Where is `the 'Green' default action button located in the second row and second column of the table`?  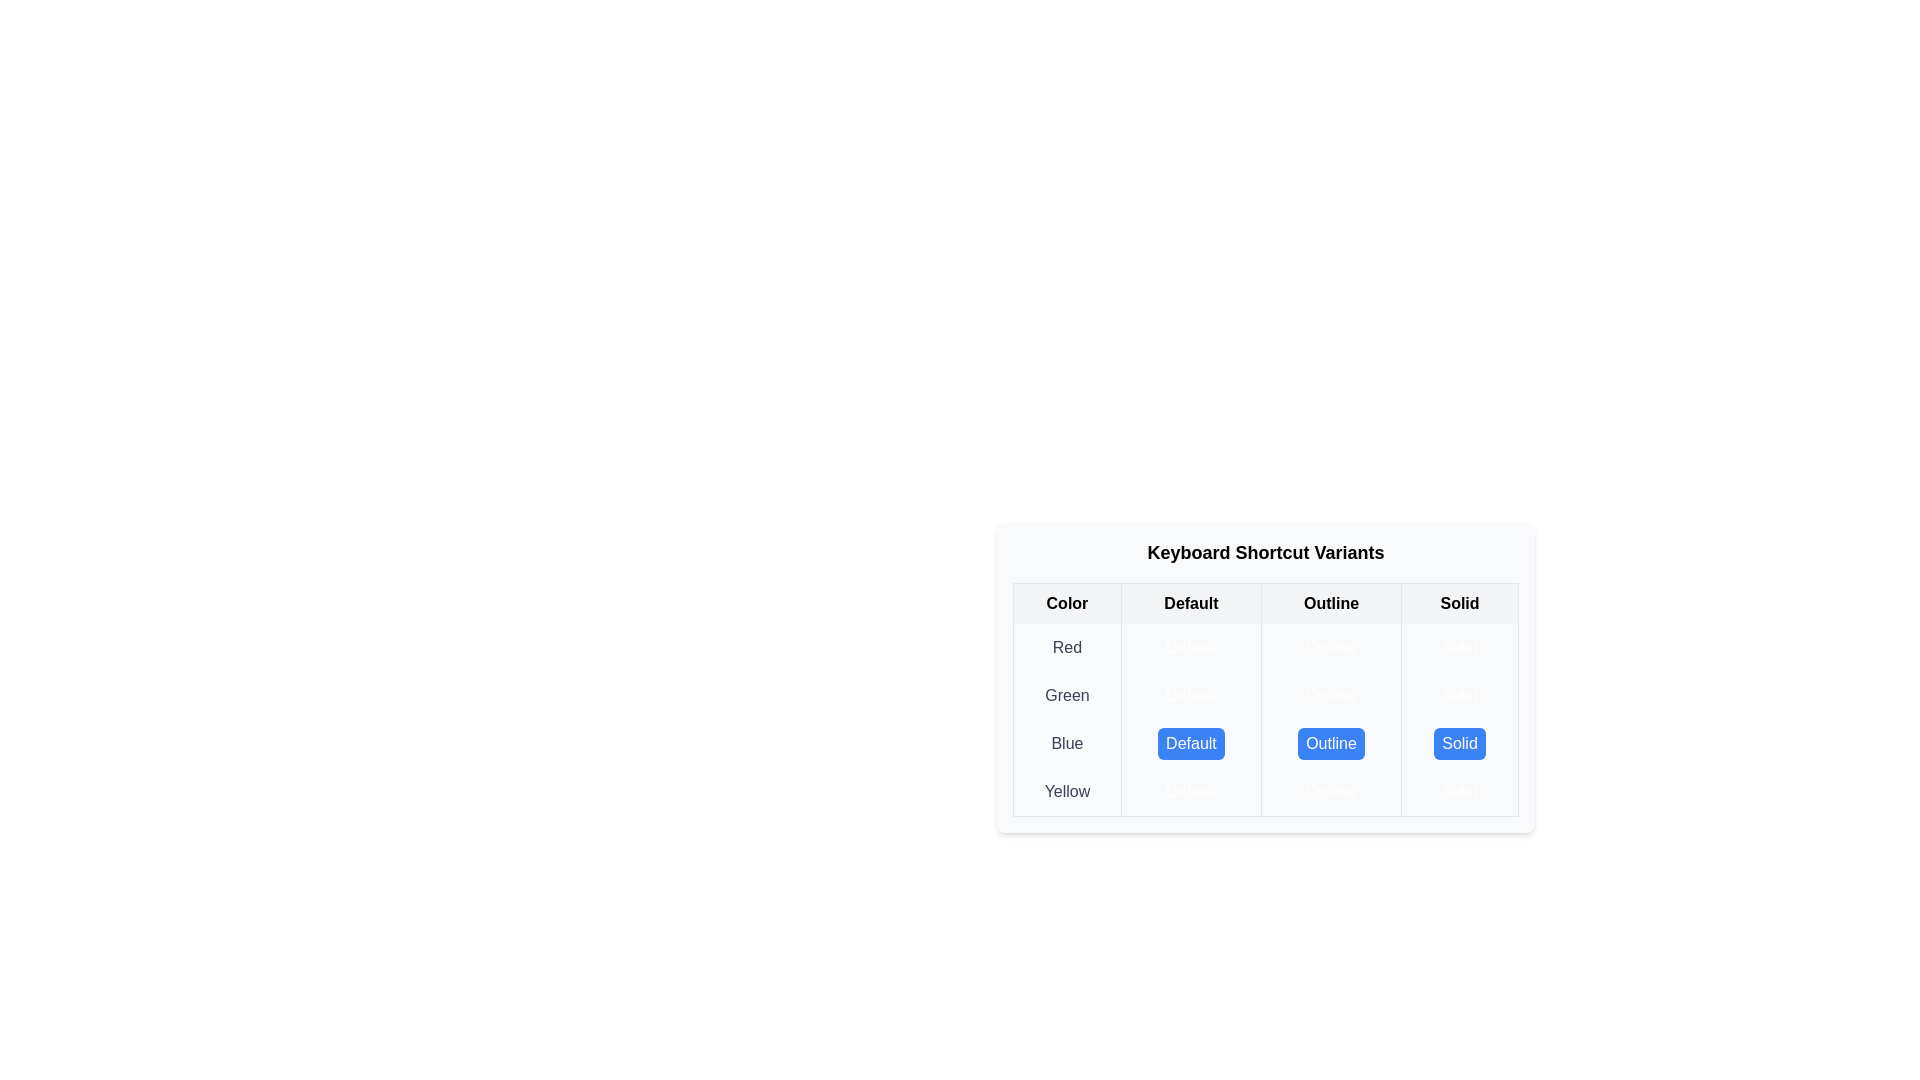
the 'Green' default action button located in the second row and second column of the table is located at coordinates (1191, 694).